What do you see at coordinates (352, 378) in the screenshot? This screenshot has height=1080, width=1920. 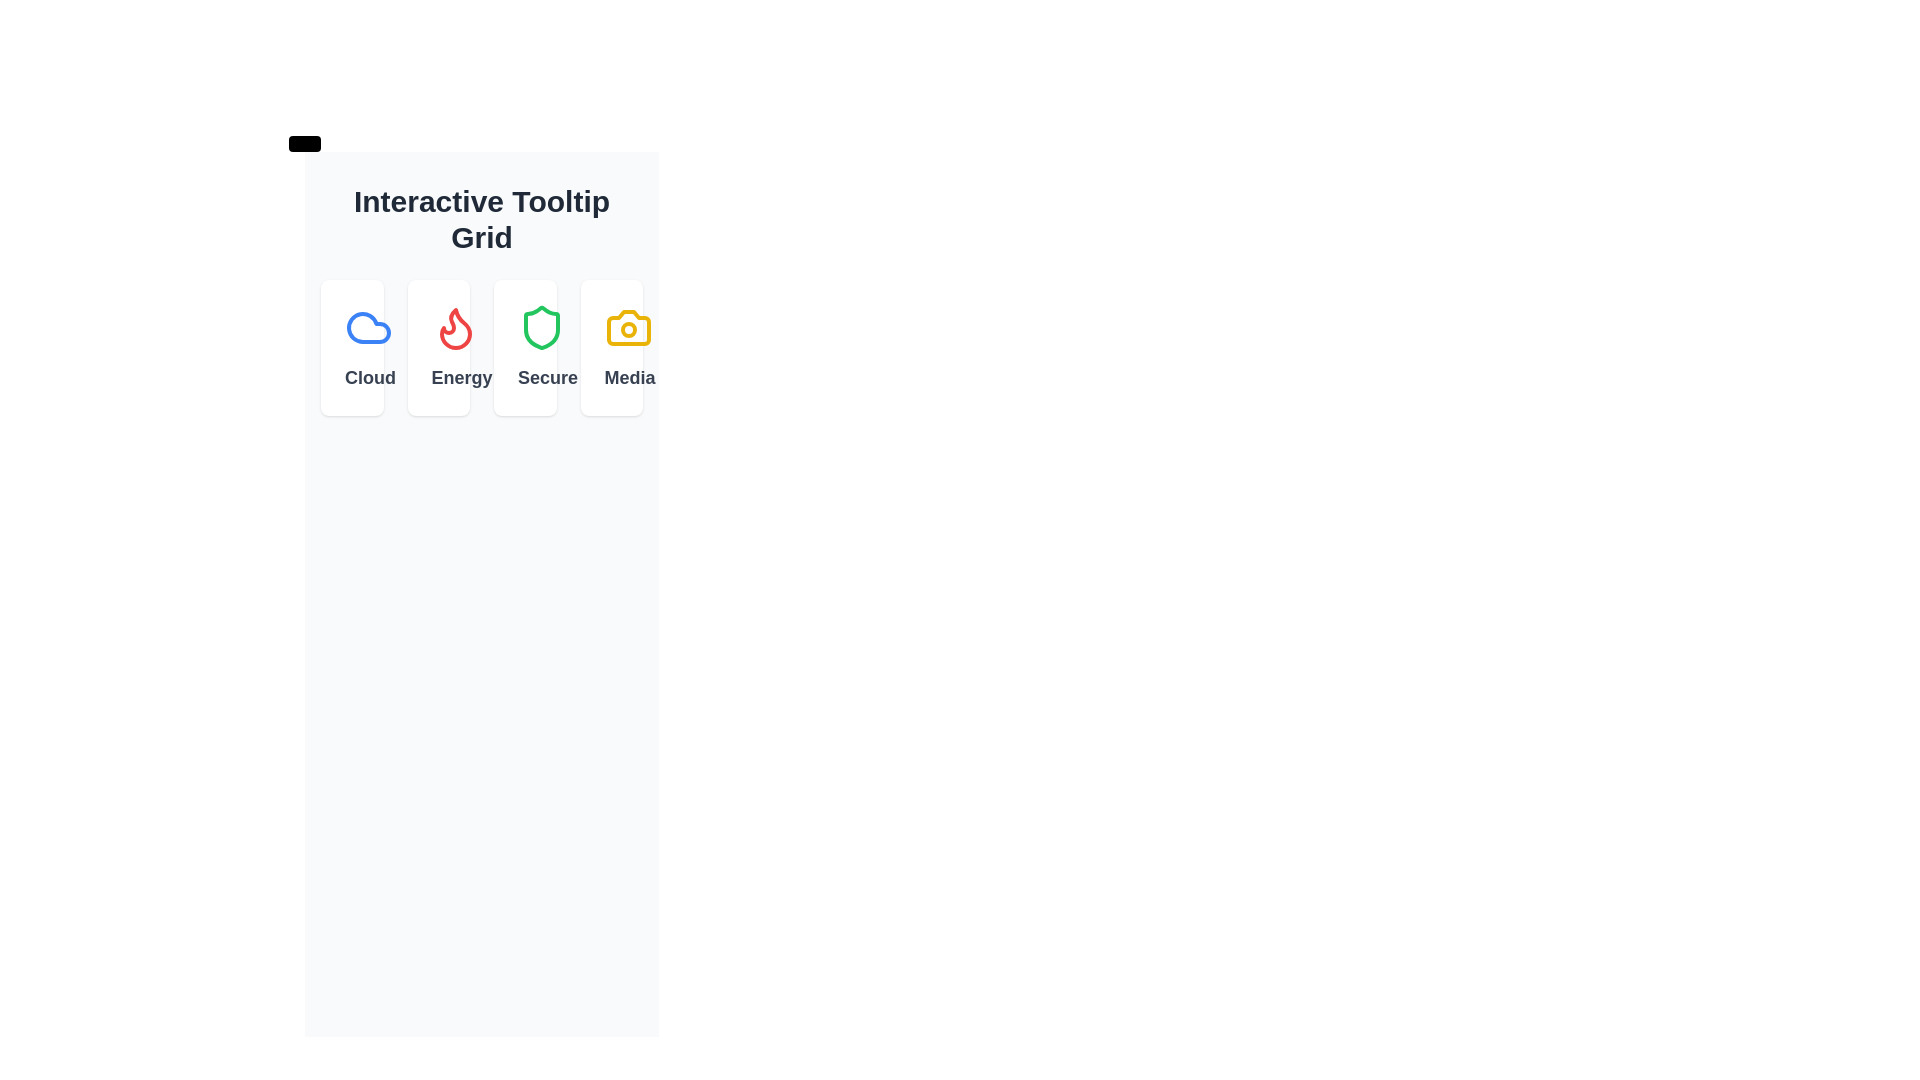 I see `text label displaying 'Cloud', which is styled with a medium weight font and large size, located beneath a blue cloud icon in the top left card of the grid layout` at bounding box center [352, 378].